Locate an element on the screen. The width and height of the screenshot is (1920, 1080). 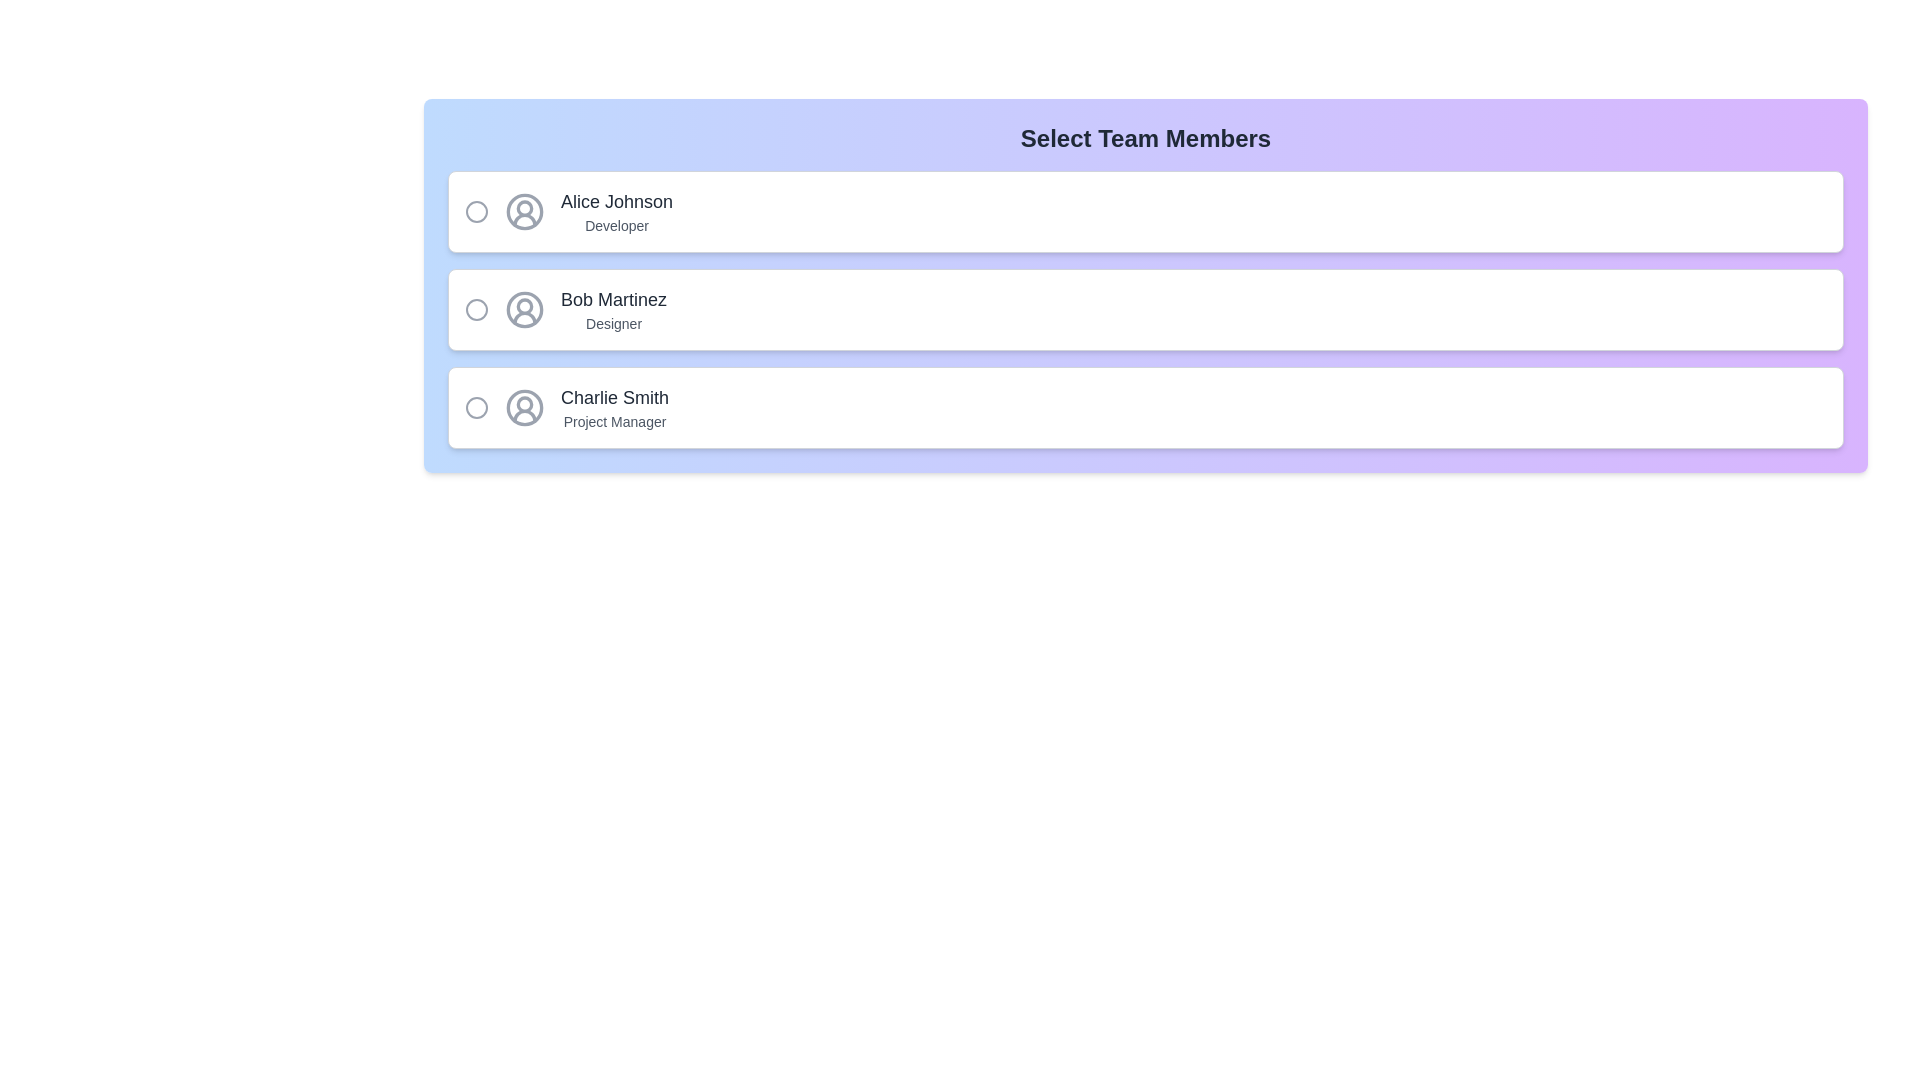
the User Profile Icon associated with 'Alice Johnson', which is a circular icon with a thin border and a human silhouette inside, located in the top-left corner of the icon list is located at coordinates (524, 212).